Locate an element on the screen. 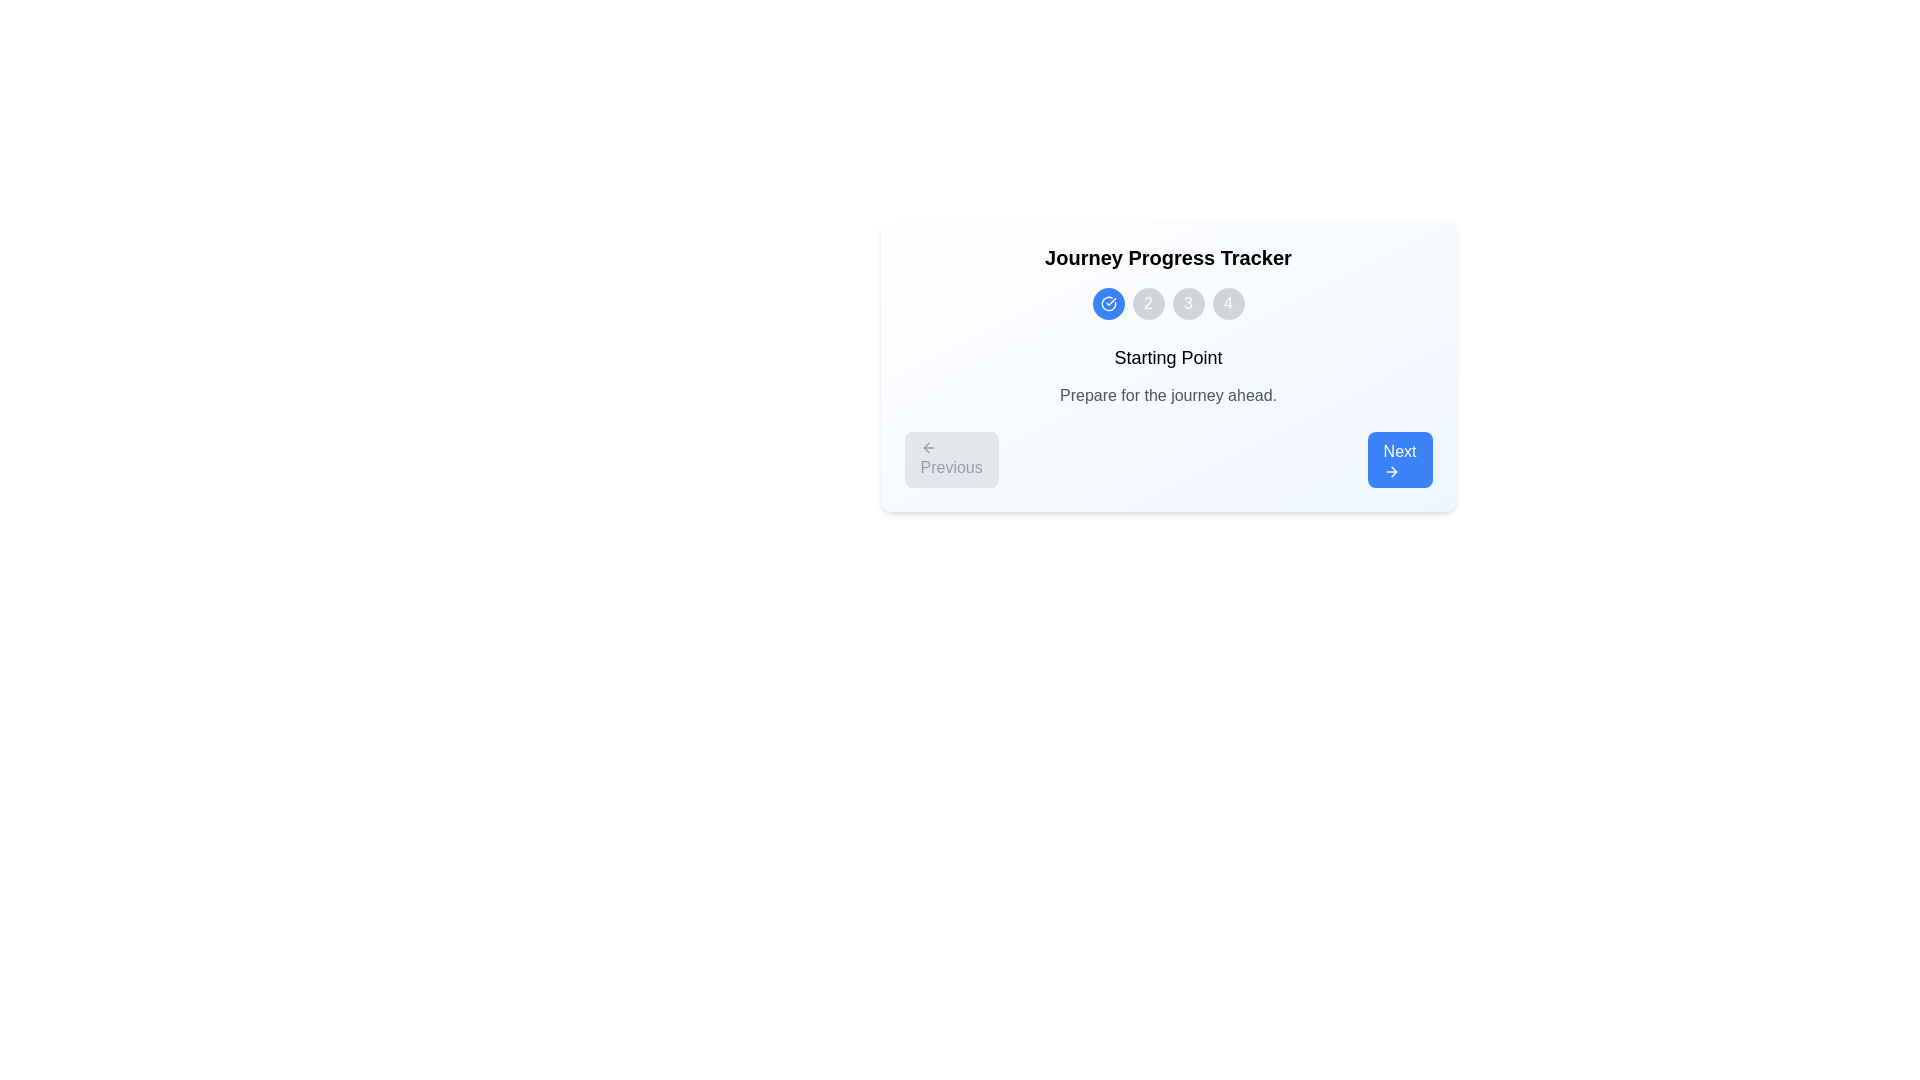 The height and width of the screenshot is (1080, 1920). the 'Next' button which contains the right-pointing arrow icon located at the bottom-right corner of the card interface is located at coordinates (1390, 471).